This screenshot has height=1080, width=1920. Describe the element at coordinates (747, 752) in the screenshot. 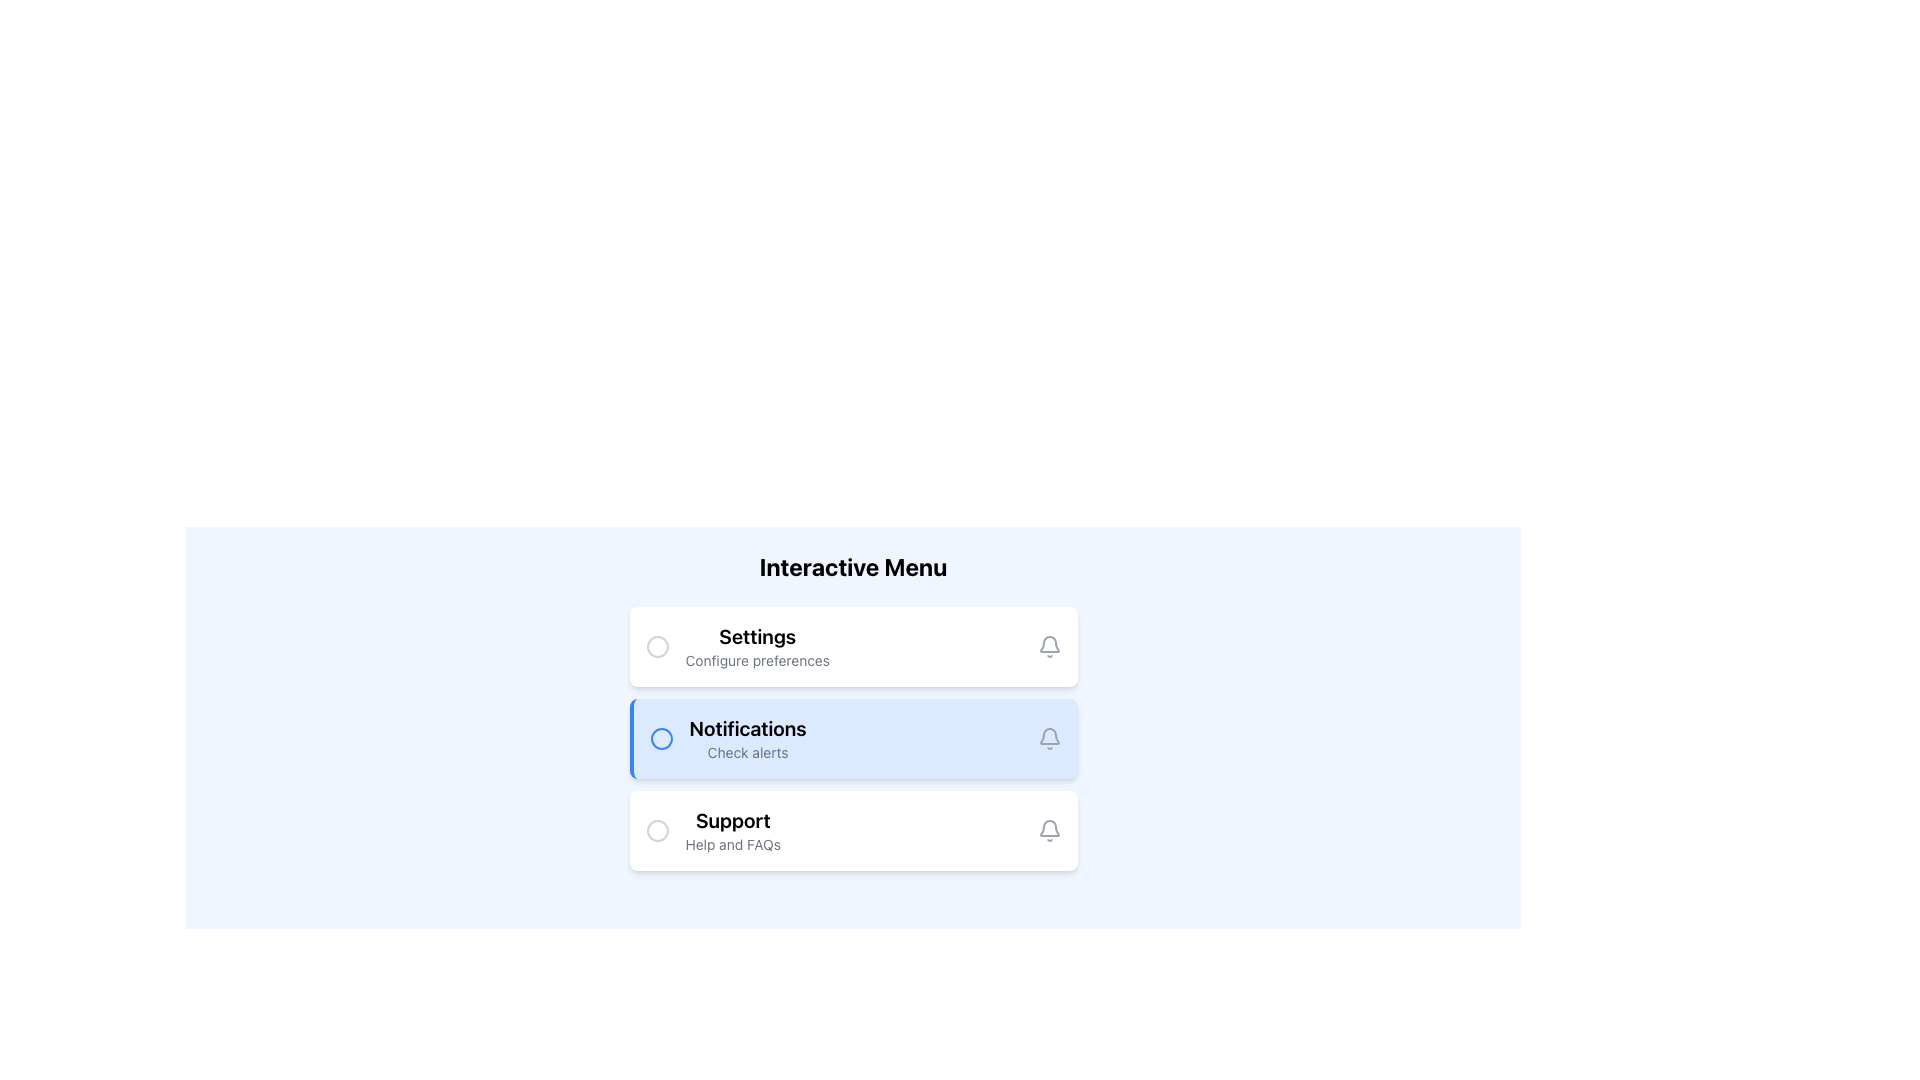

I see `the descriptive label for the 'Notifications' section, which provides context about alerts and is located directly beneath the 'Notifications' title` at that location.